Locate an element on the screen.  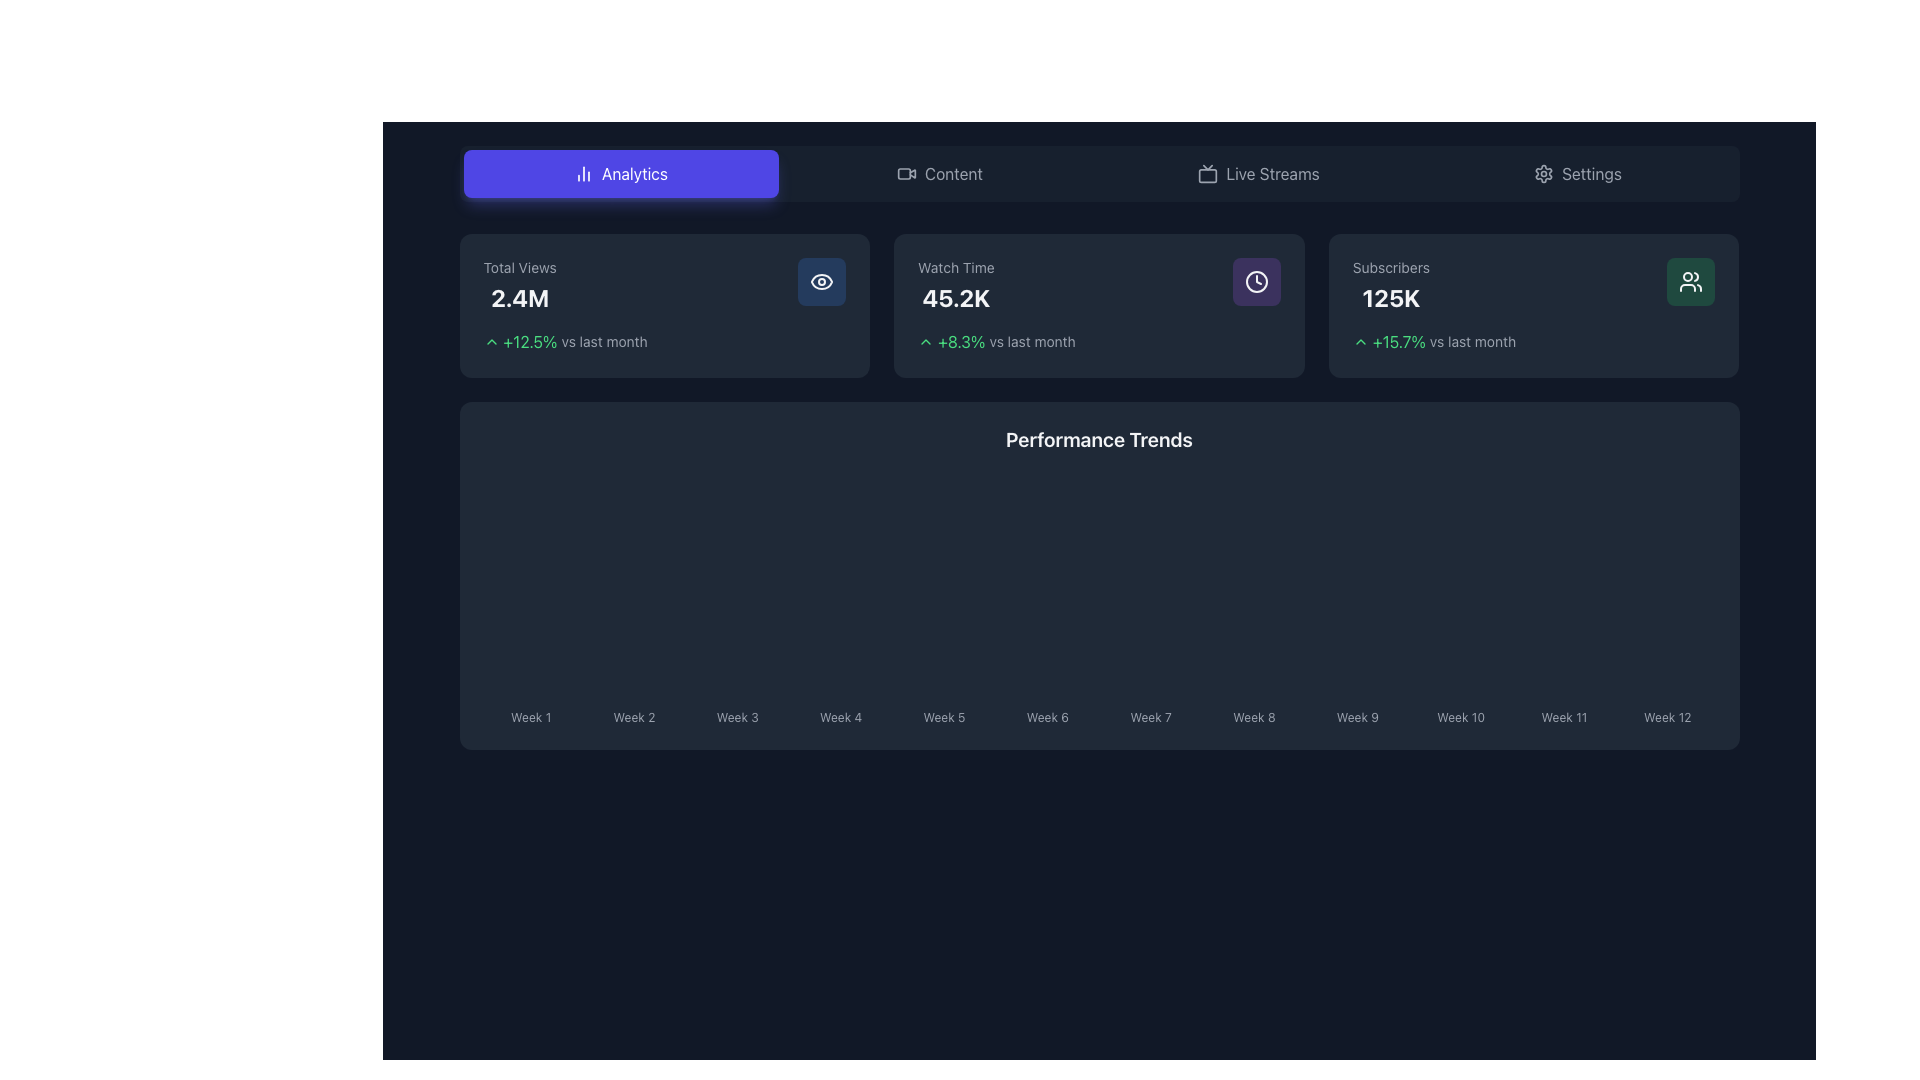
the 'Settings' text label located in the top-right of the user interface is located at coordinates (1591, 172).